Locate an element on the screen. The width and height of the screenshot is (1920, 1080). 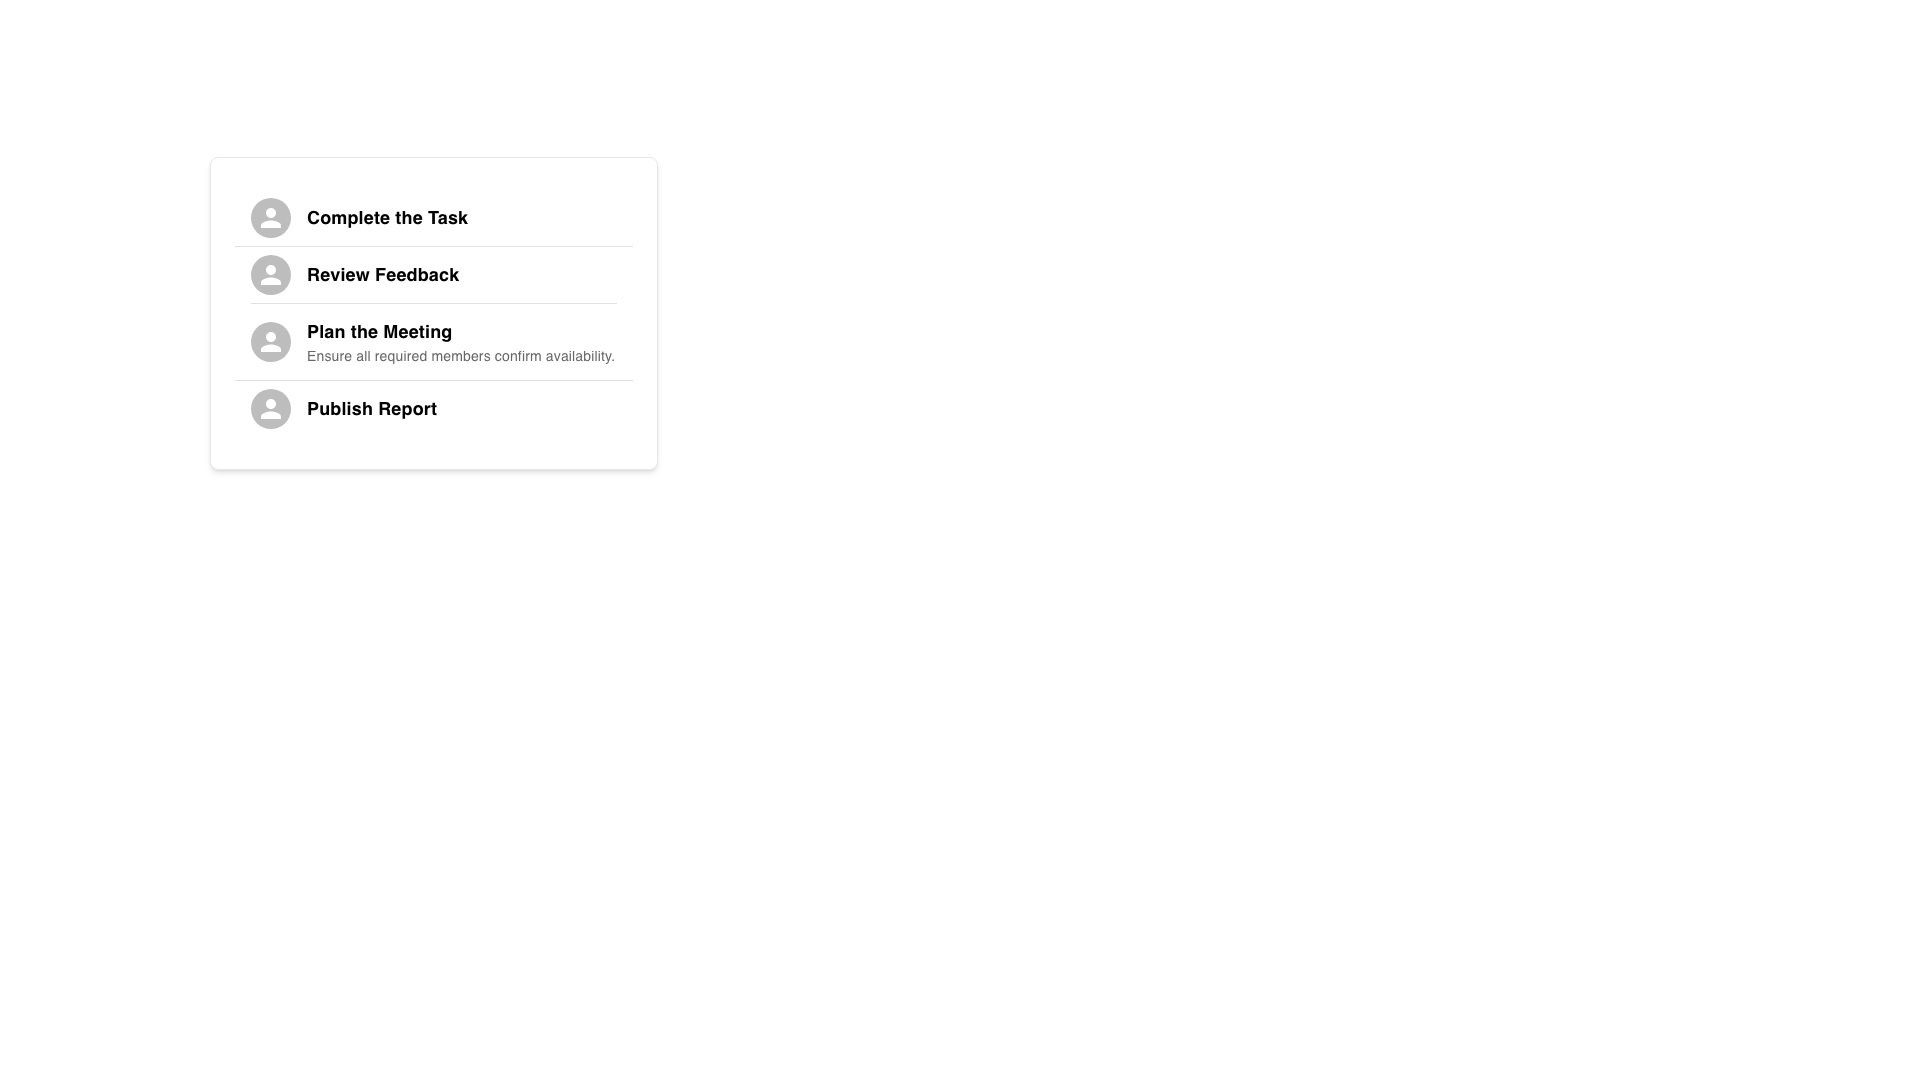
the text label reading 'Complete the Task' is located at coordinates (460, 218).